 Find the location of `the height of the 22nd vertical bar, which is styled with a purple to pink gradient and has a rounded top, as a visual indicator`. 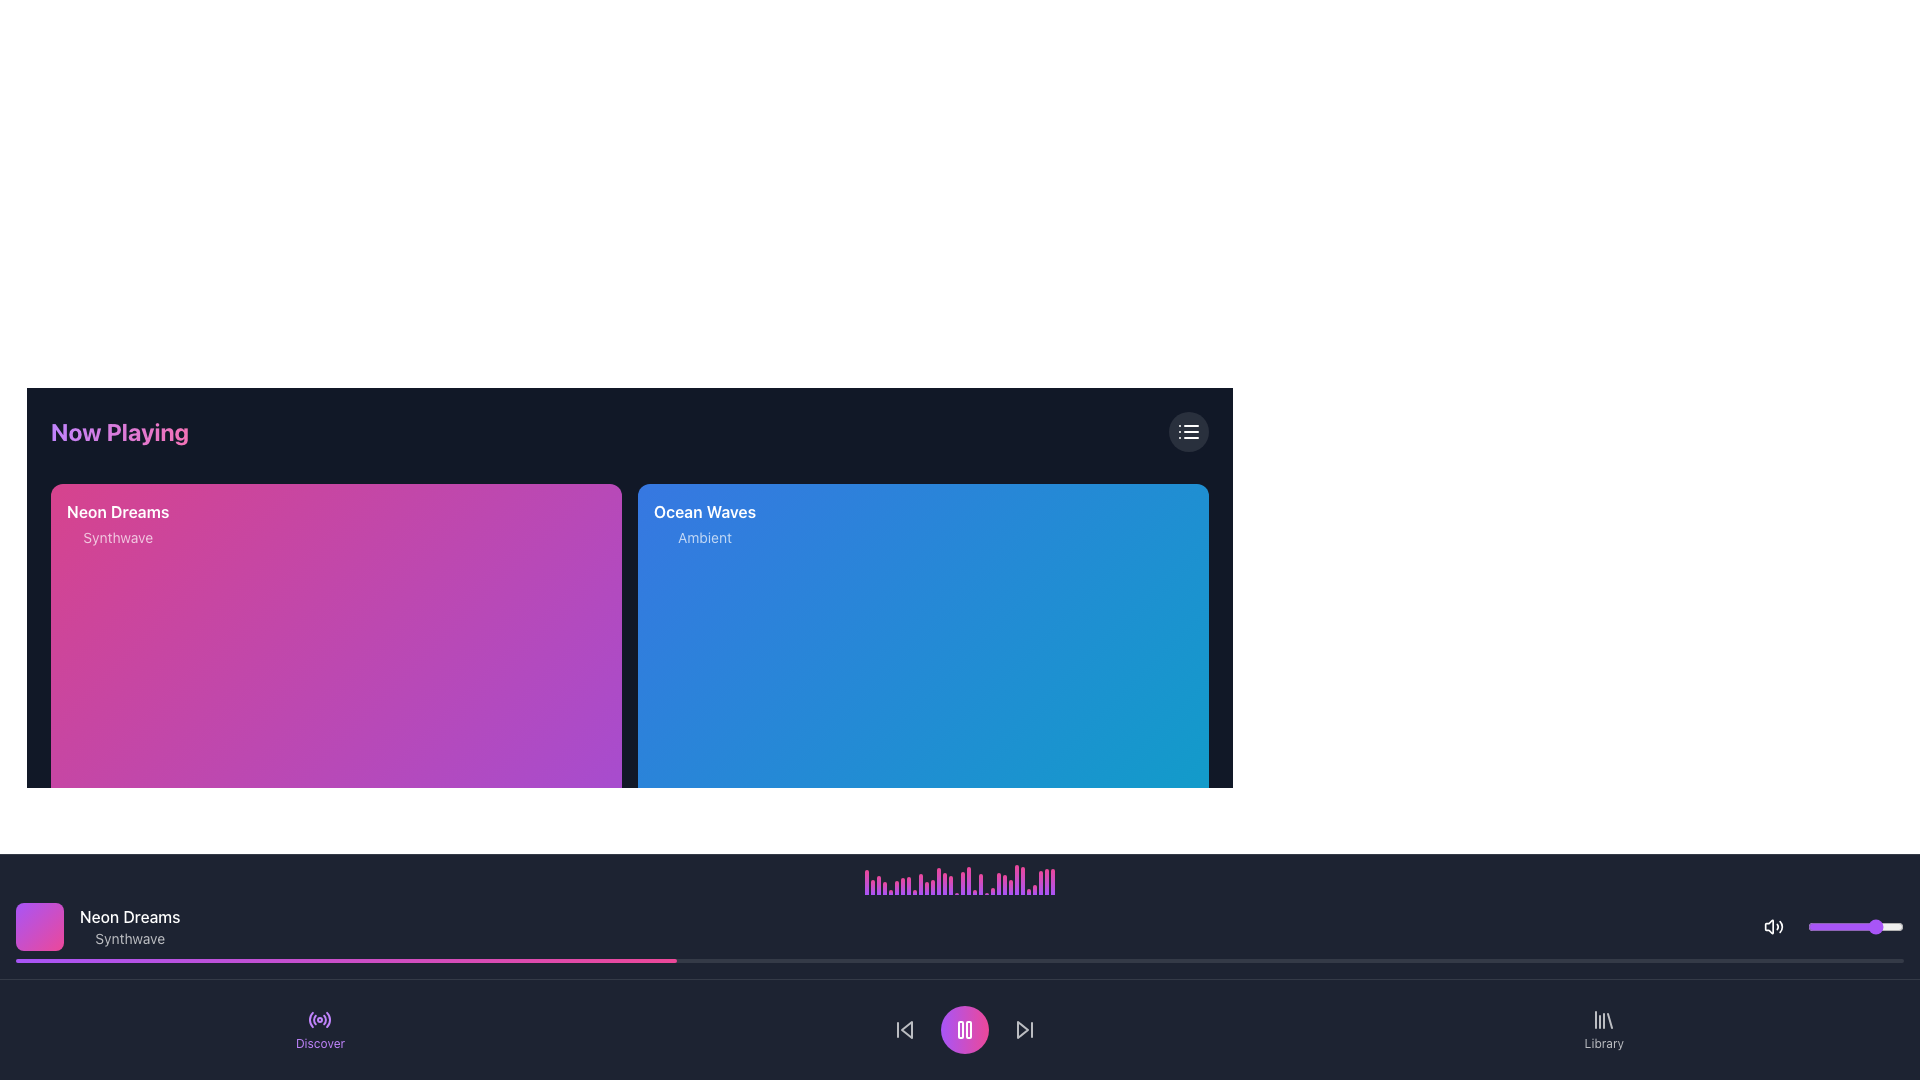

the height of the 22nd vertical bar, which is styled with a purple to pink gradient and has a rounded top, as a visual indicator is located at coordinates (987, 886).